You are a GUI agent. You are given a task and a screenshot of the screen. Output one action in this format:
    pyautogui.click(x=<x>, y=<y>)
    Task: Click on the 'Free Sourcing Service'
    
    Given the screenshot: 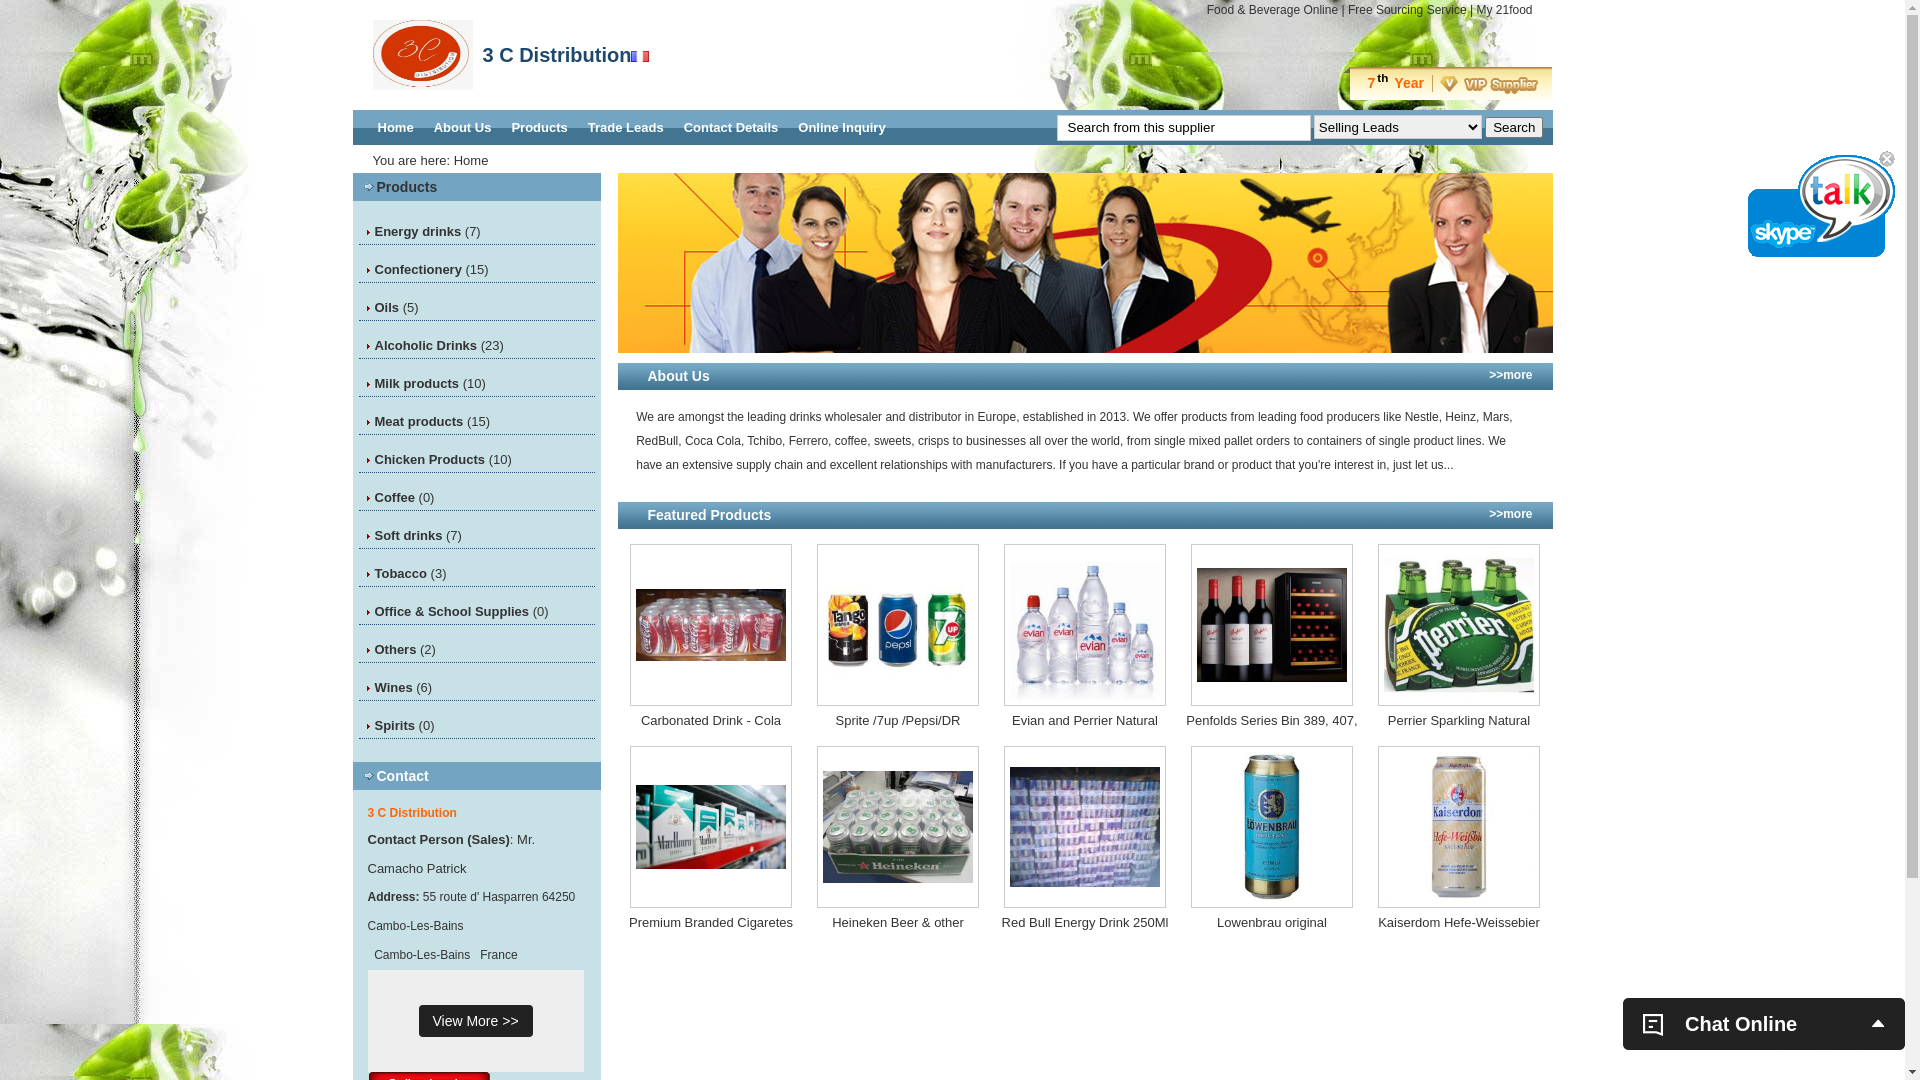 What is the action you would take?
    pyautogui.click(x=1406, y=10)
    